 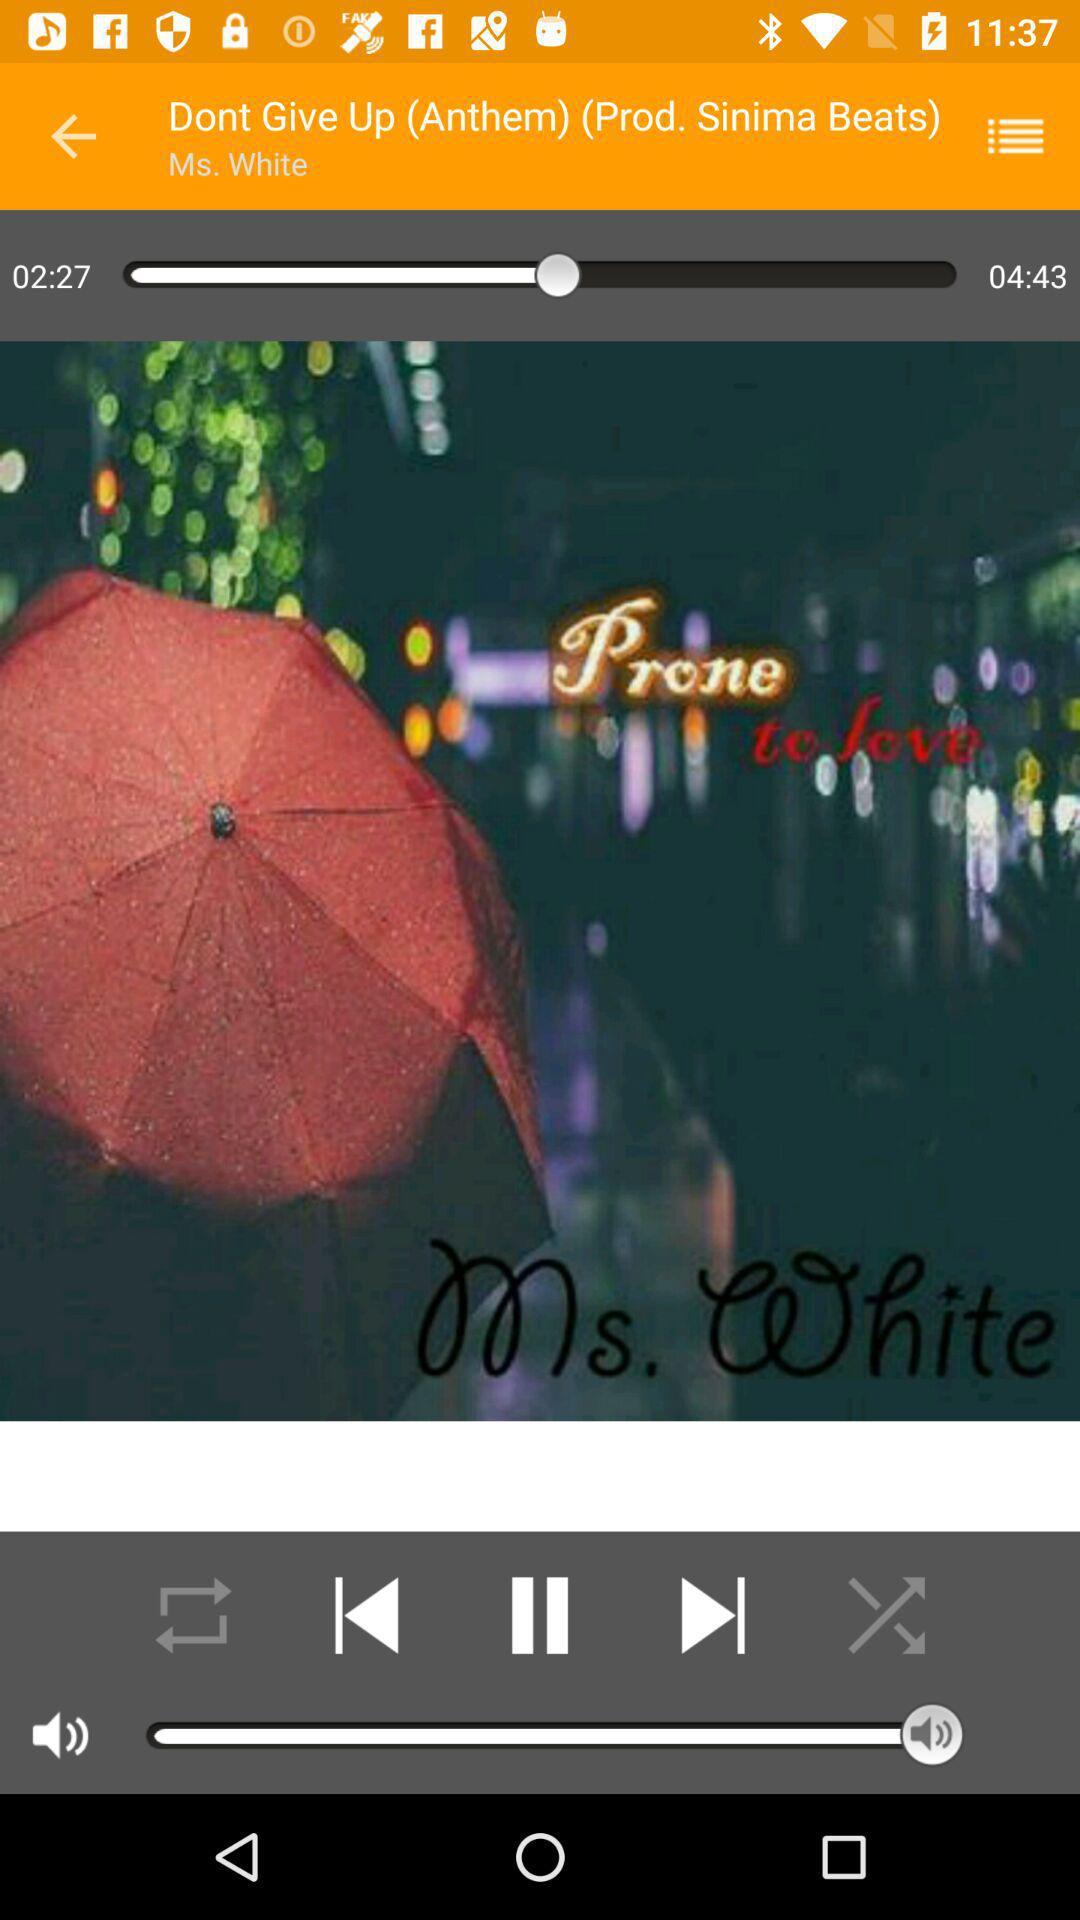 What do you see at coordinates (885, 1615) in the screenshot?
I see `randomize playlist` at bounding box center [885, 1615].